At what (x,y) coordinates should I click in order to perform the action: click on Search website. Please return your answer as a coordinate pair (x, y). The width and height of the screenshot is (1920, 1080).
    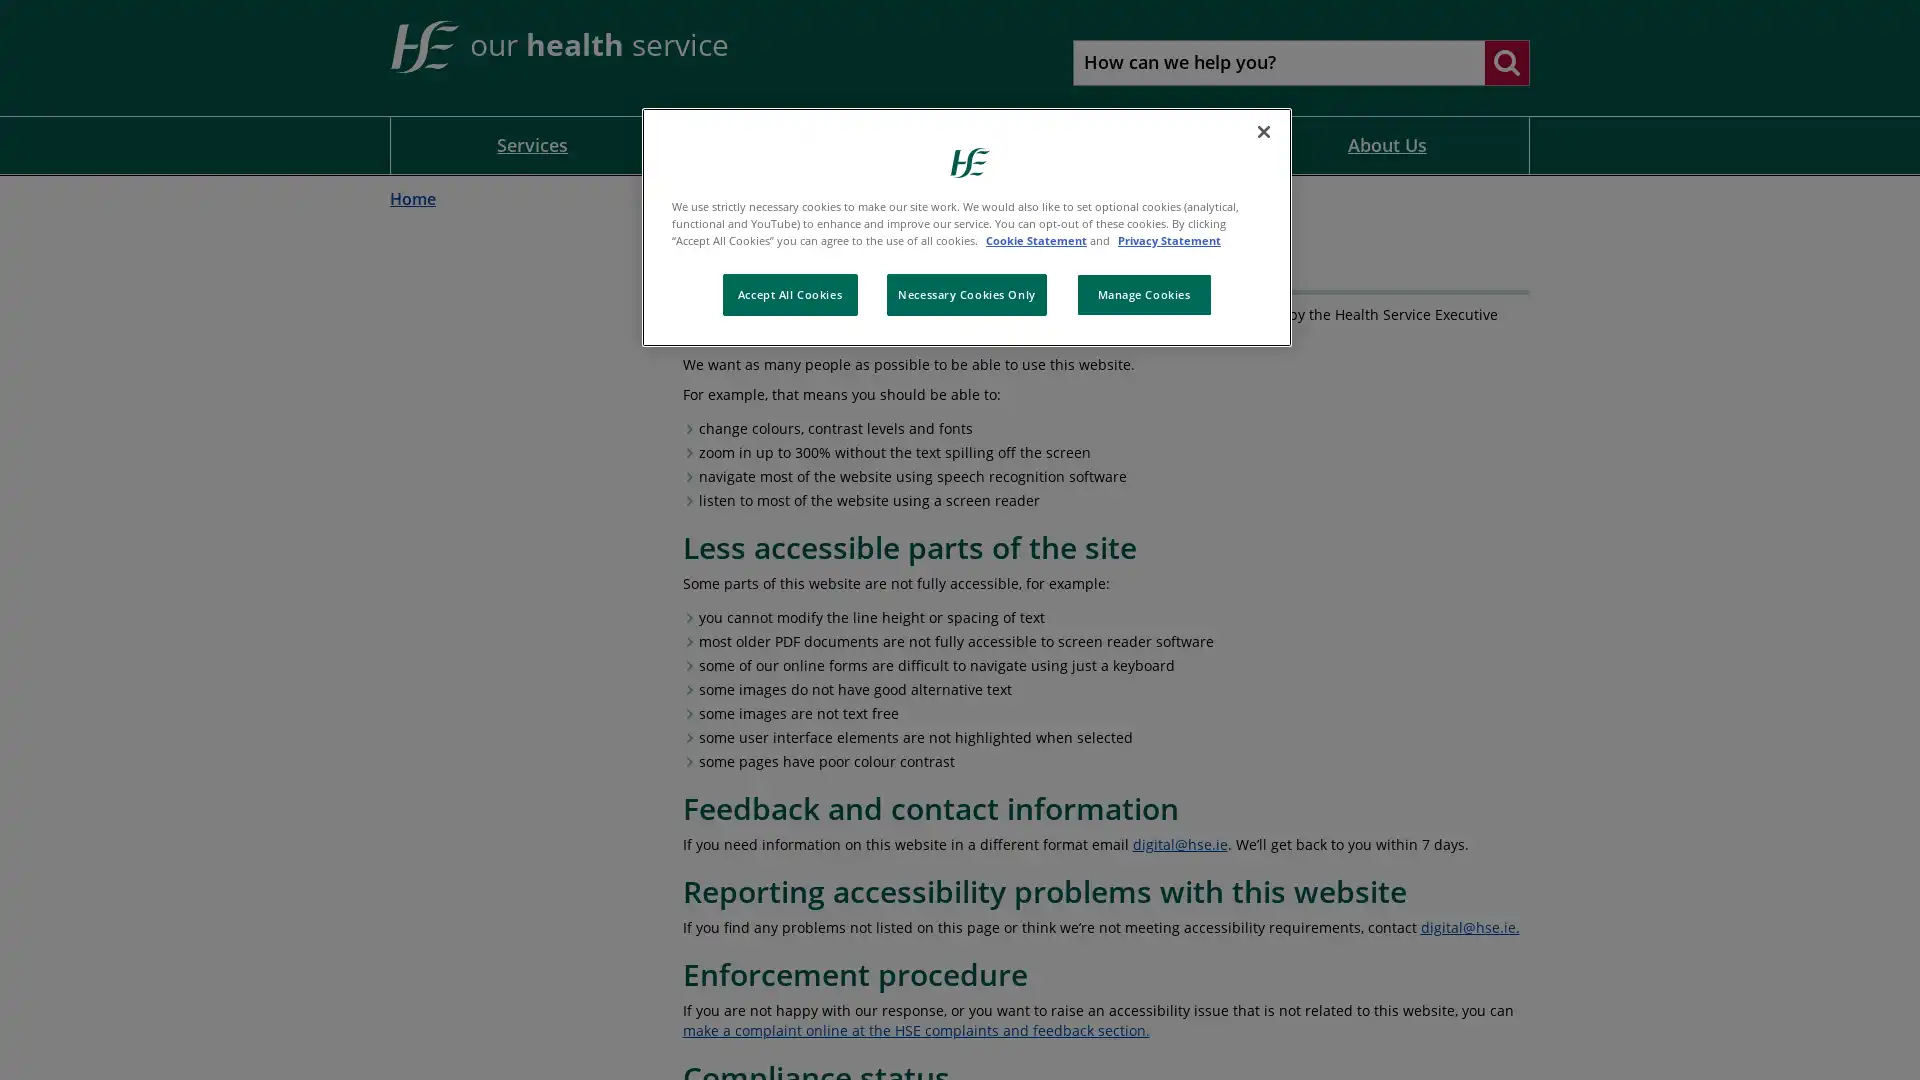
    Looking at the image, I should click on (1507, 61).